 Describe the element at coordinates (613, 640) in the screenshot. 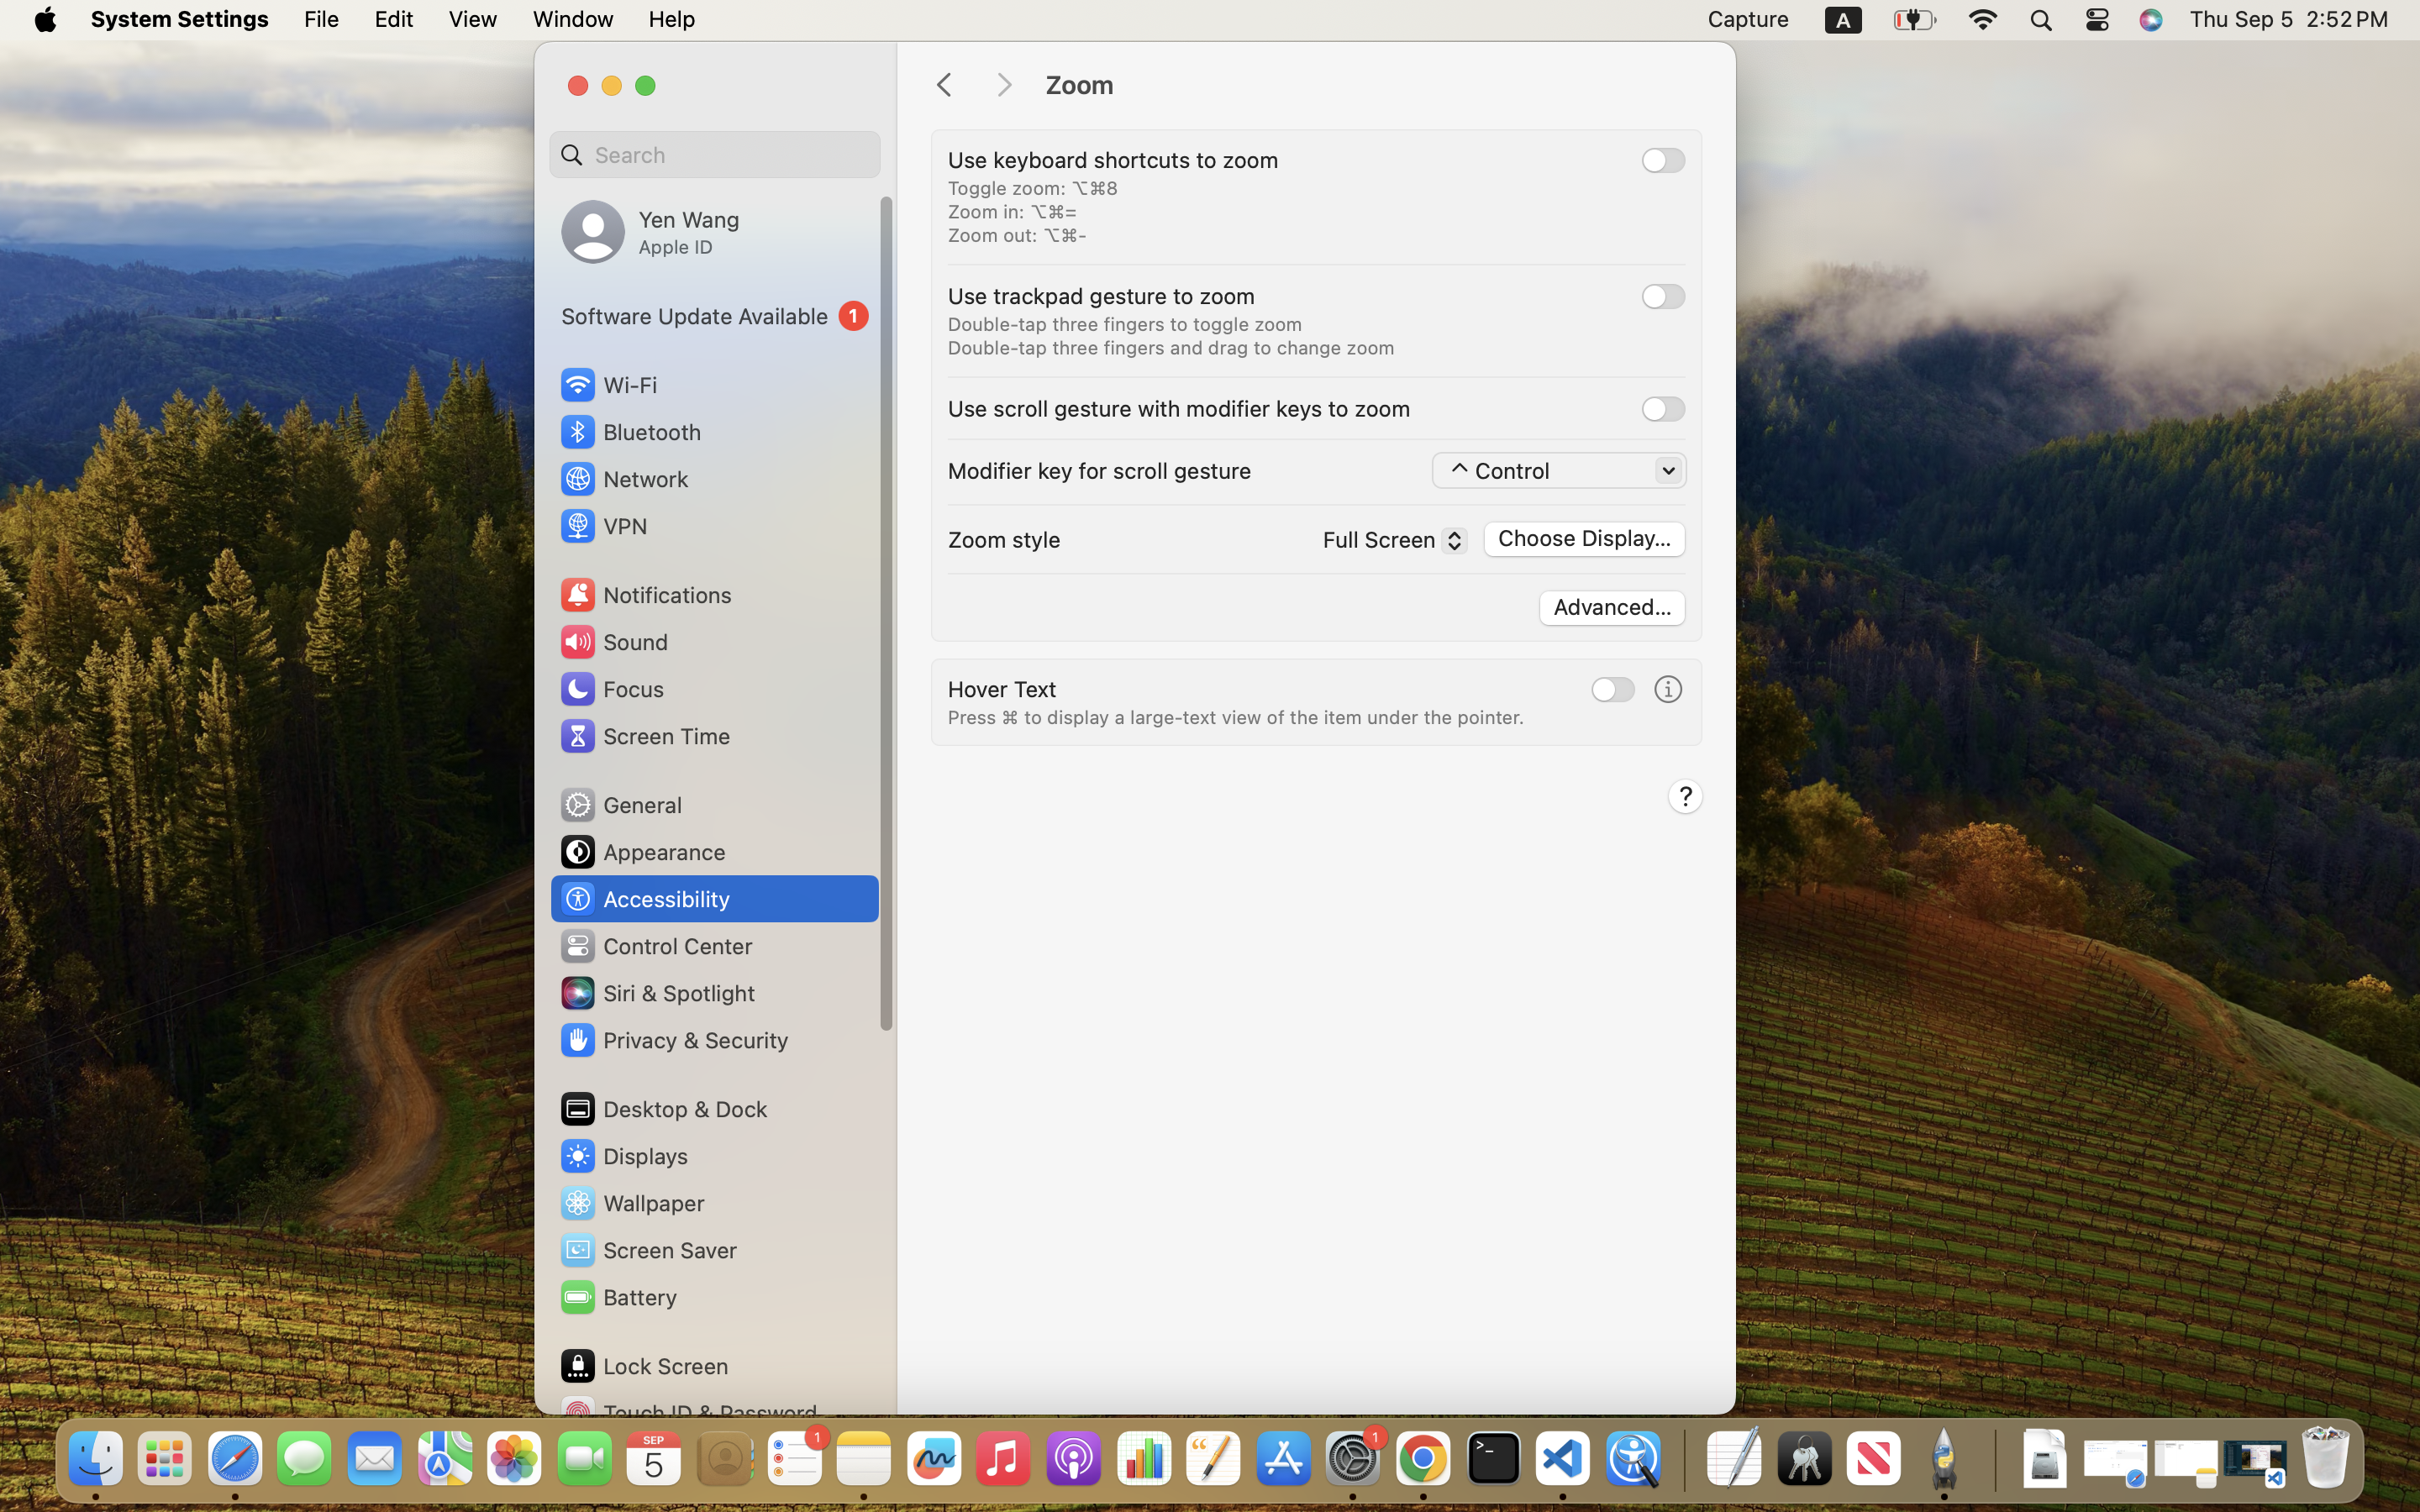

I see `'Sound'` at that location.